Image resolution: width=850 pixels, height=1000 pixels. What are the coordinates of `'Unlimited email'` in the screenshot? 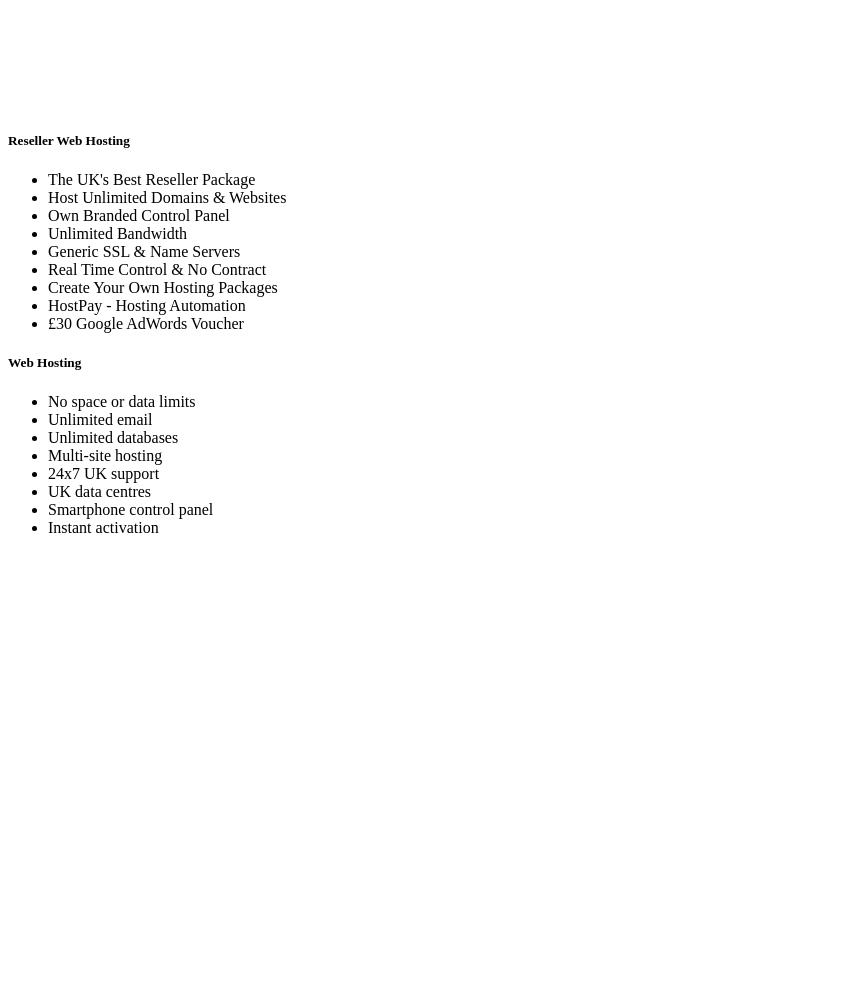 It's located at (48, 419).